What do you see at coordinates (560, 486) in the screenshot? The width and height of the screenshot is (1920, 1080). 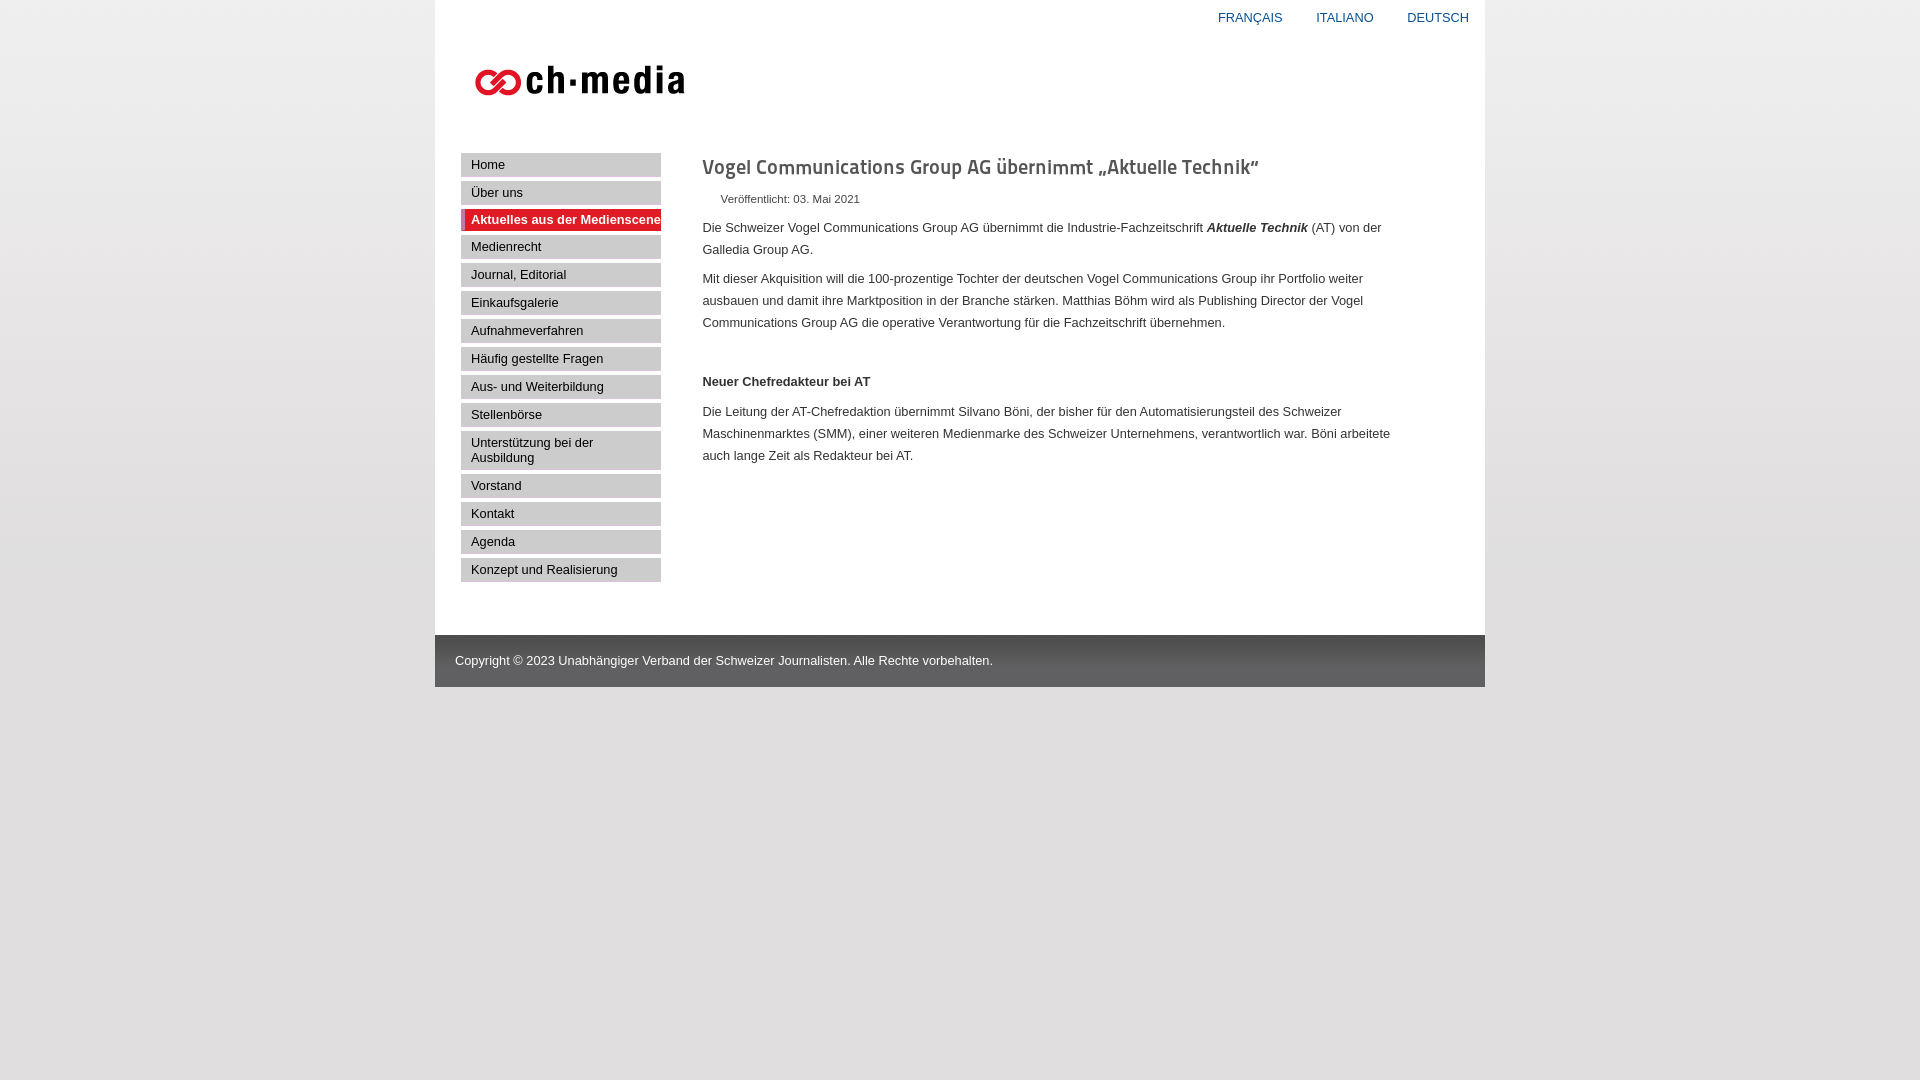 I see `'Vorstand'` at bounding box center [560, 486].